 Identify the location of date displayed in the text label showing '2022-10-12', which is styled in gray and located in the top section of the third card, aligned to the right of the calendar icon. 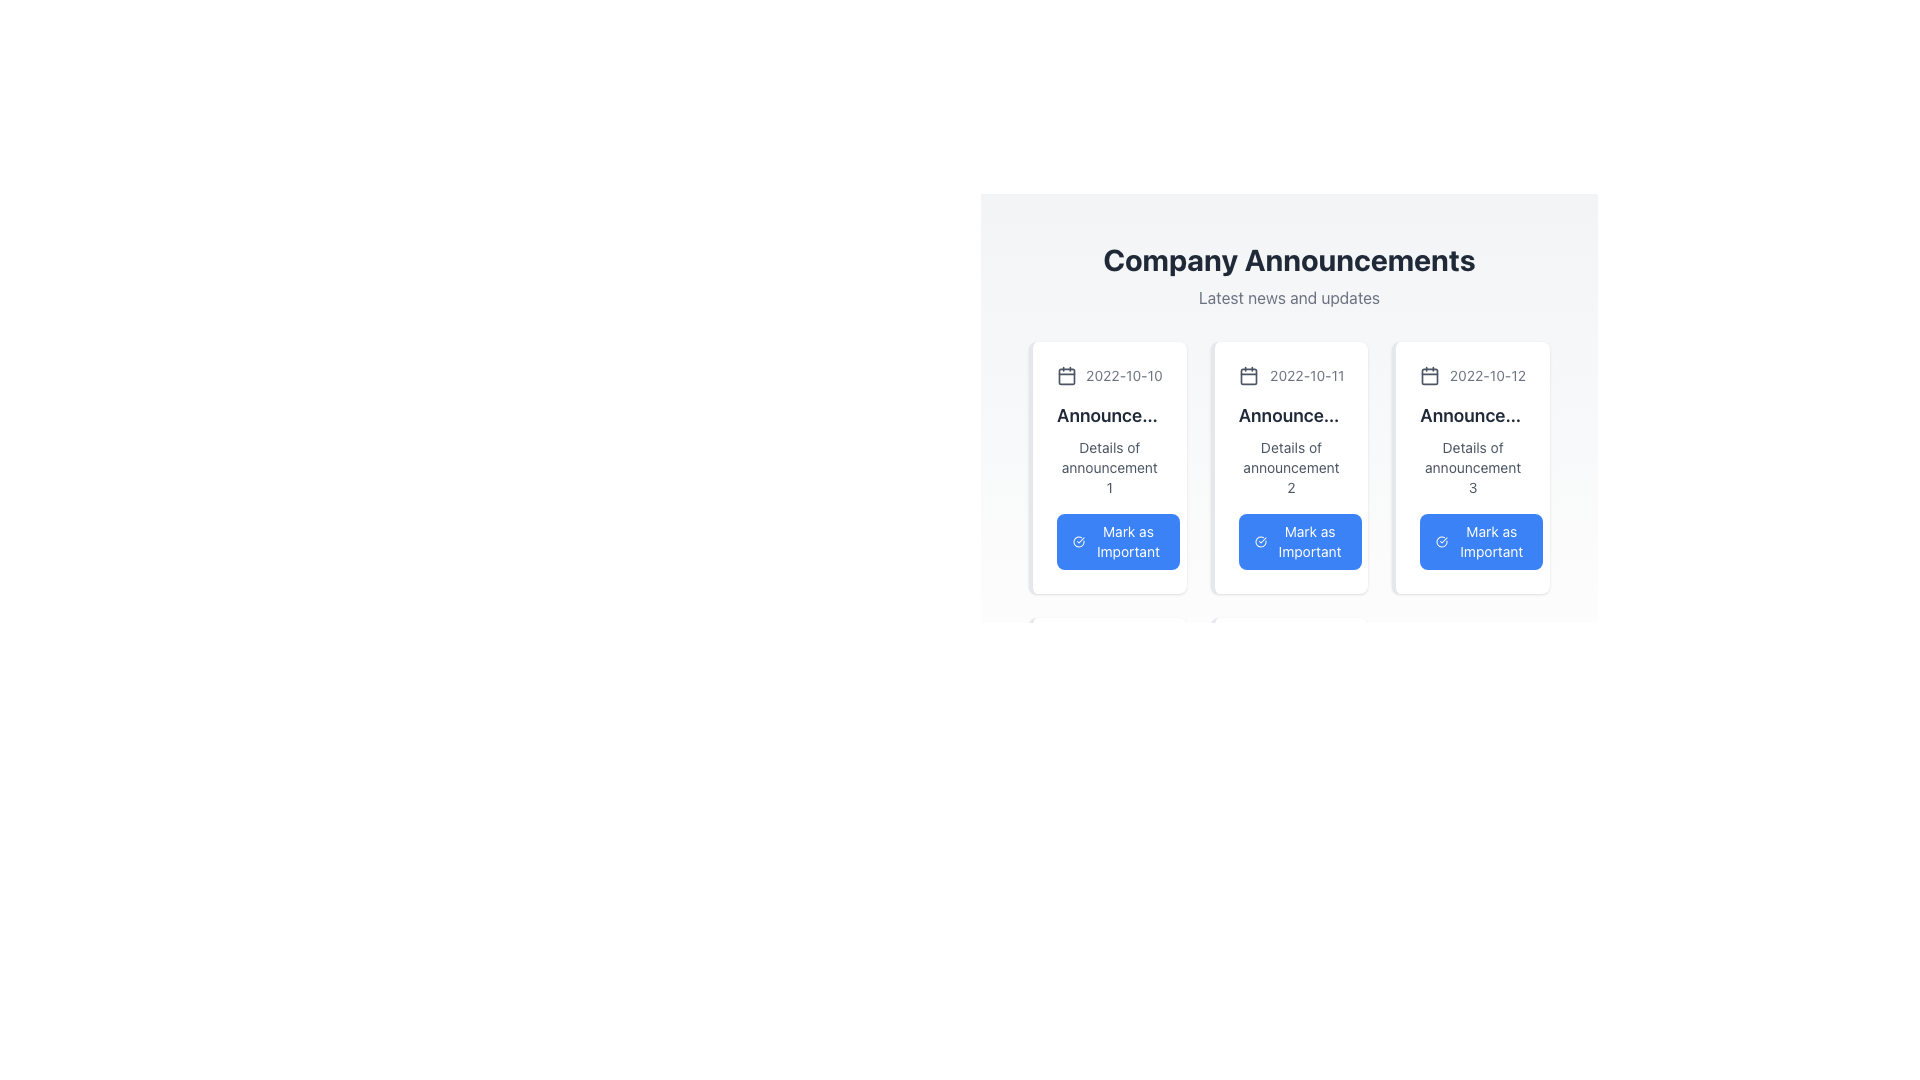
(1488, 375).